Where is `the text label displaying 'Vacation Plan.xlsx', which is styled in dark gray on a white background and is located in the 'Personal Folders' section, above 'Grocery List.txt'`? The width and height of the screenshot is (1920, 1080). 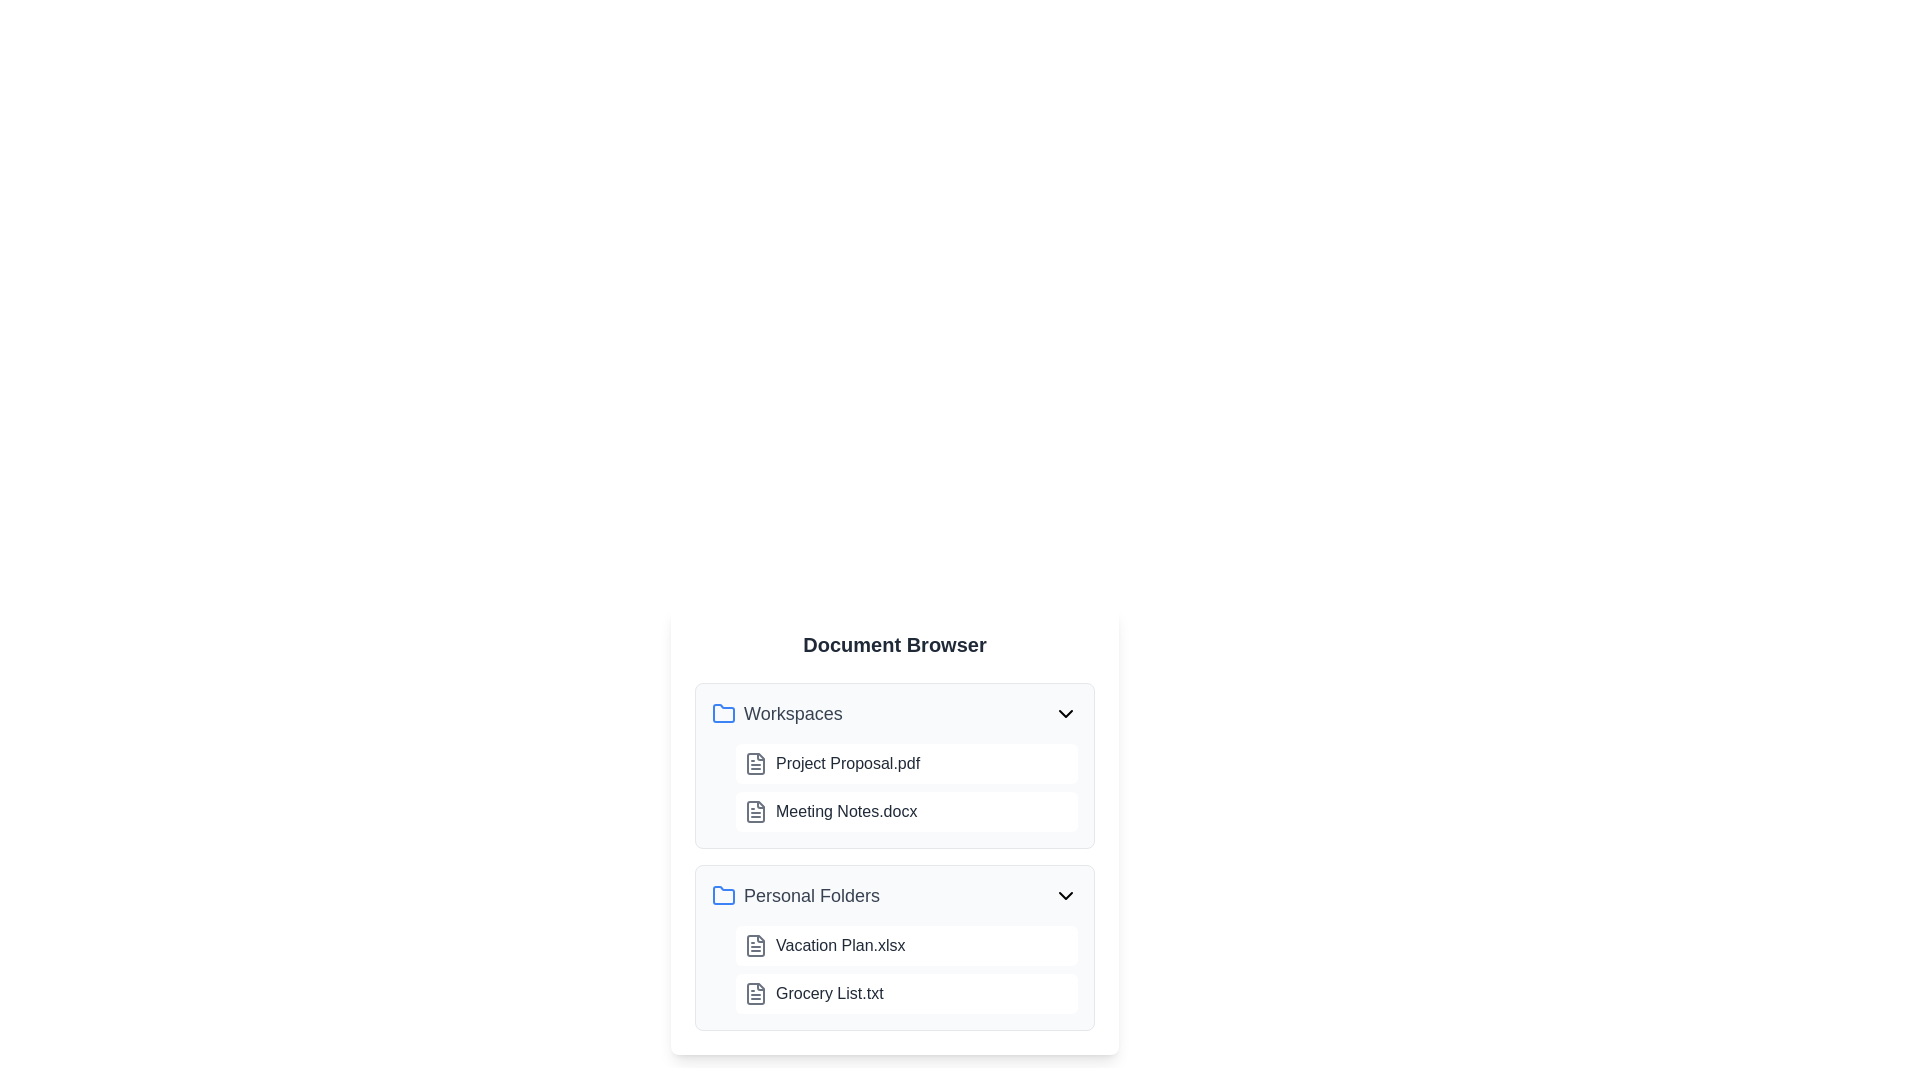
the text label displaying 'Vacation Plan.xlsx', which is styled in dark gray on a white background and is located in the 'Personal Folders' section, above 'Grocery List.txt' is located at coordinates (840, 945).